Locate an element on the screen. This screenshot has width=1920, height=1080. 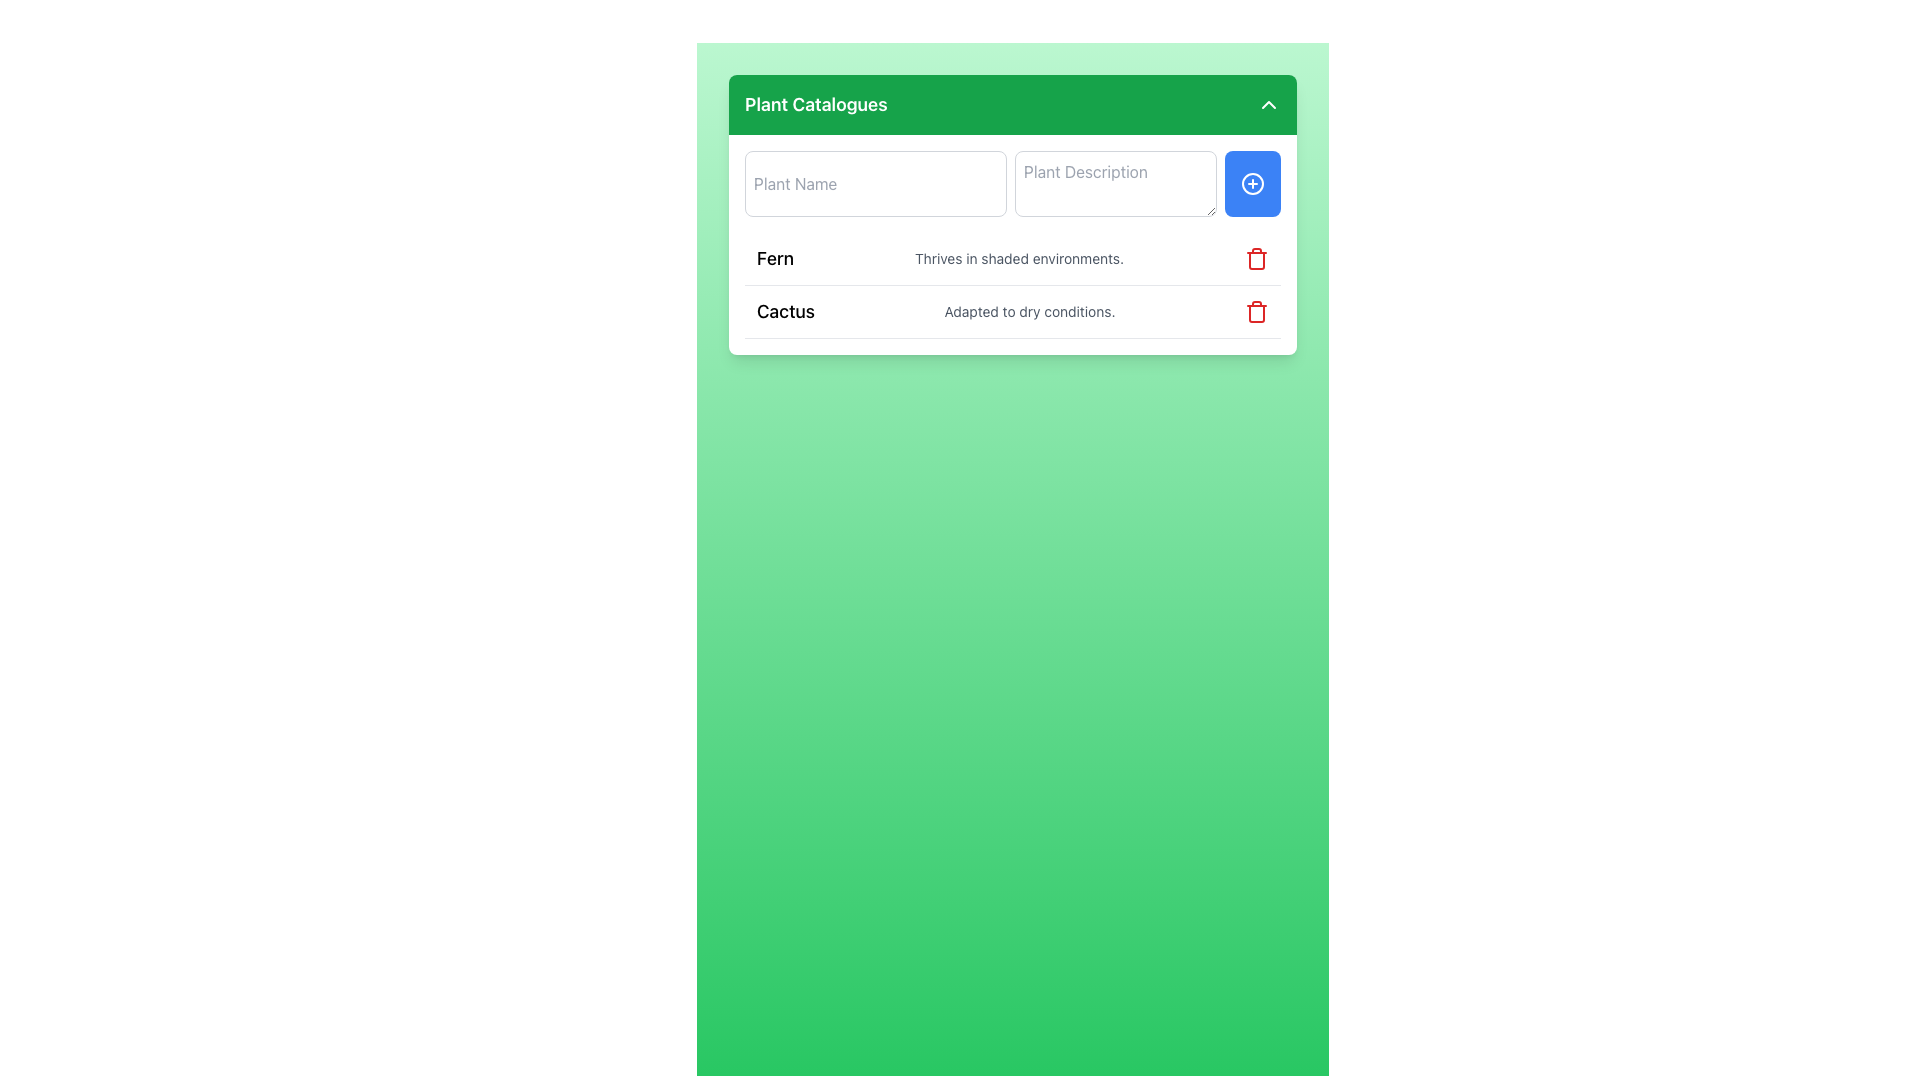
on the first list entry item titled 'Fern' is located at coordinates (1012, 285).